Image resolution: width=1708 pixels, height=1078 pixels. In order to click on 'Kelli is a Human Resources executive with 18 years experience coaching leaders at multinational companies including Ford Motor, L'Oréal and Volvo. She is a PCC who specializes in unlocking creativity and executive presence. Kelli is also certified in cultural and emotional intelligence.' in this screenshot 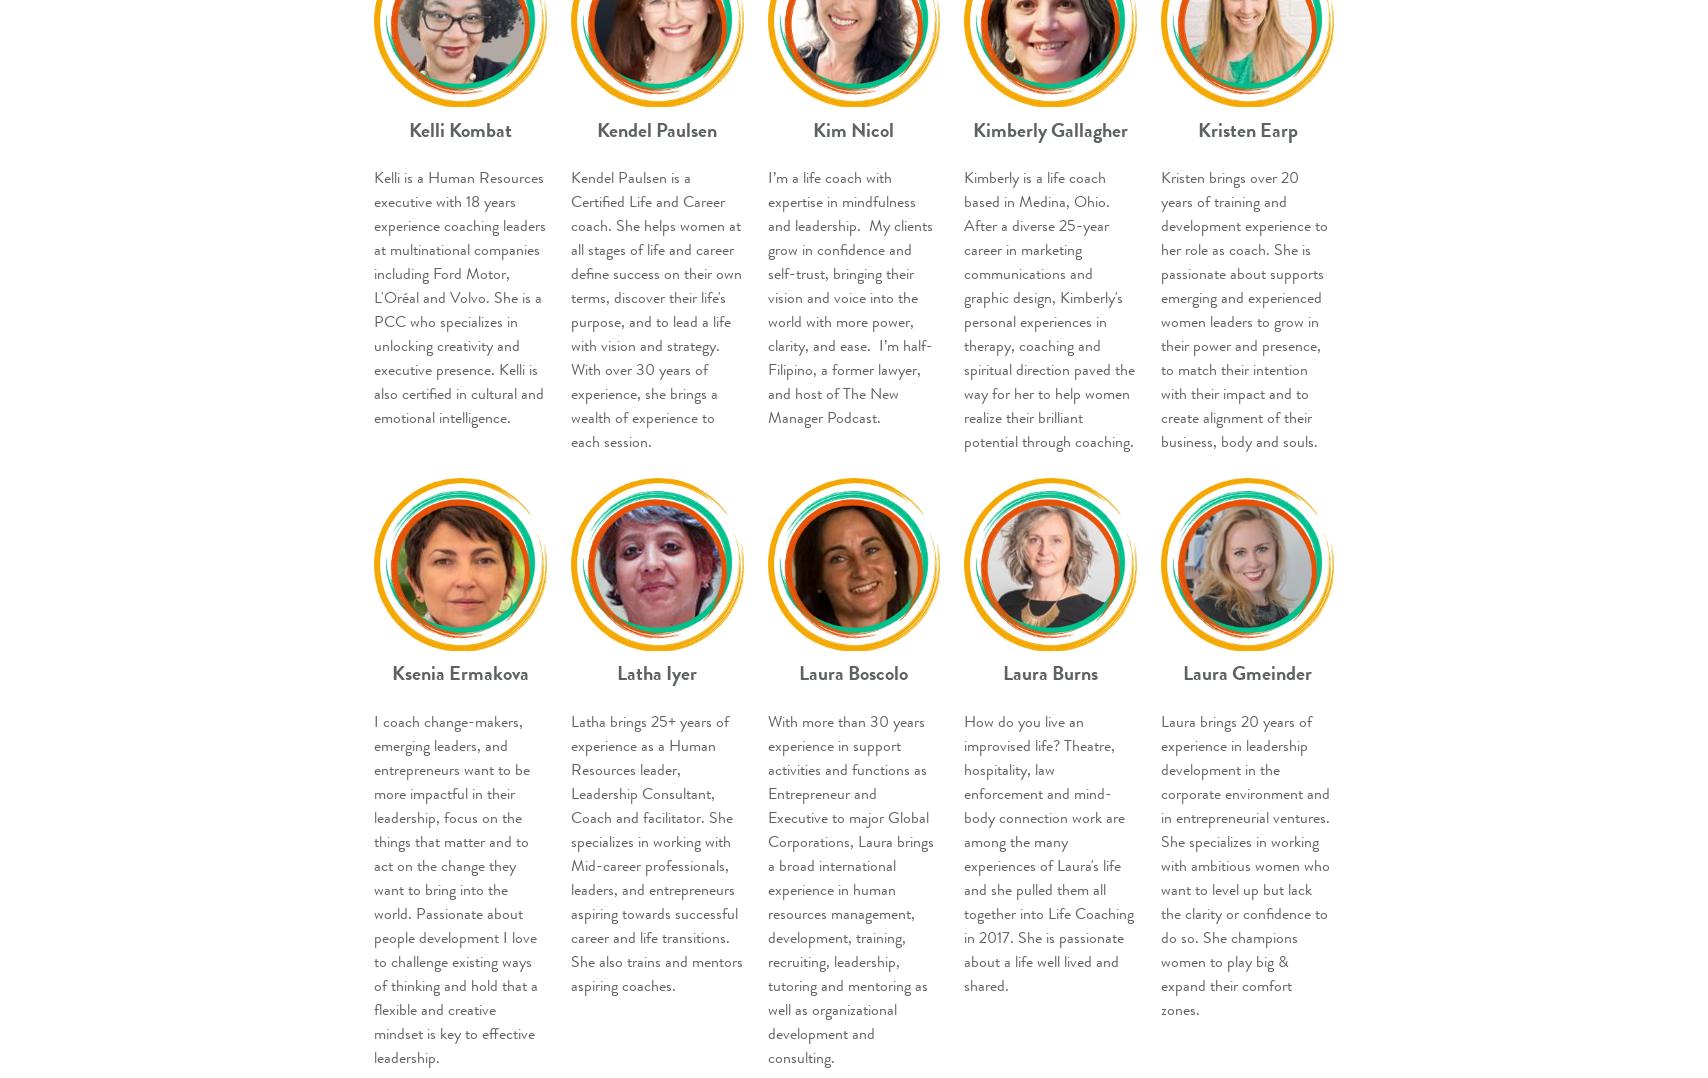, I will do `click(459, 297)`.